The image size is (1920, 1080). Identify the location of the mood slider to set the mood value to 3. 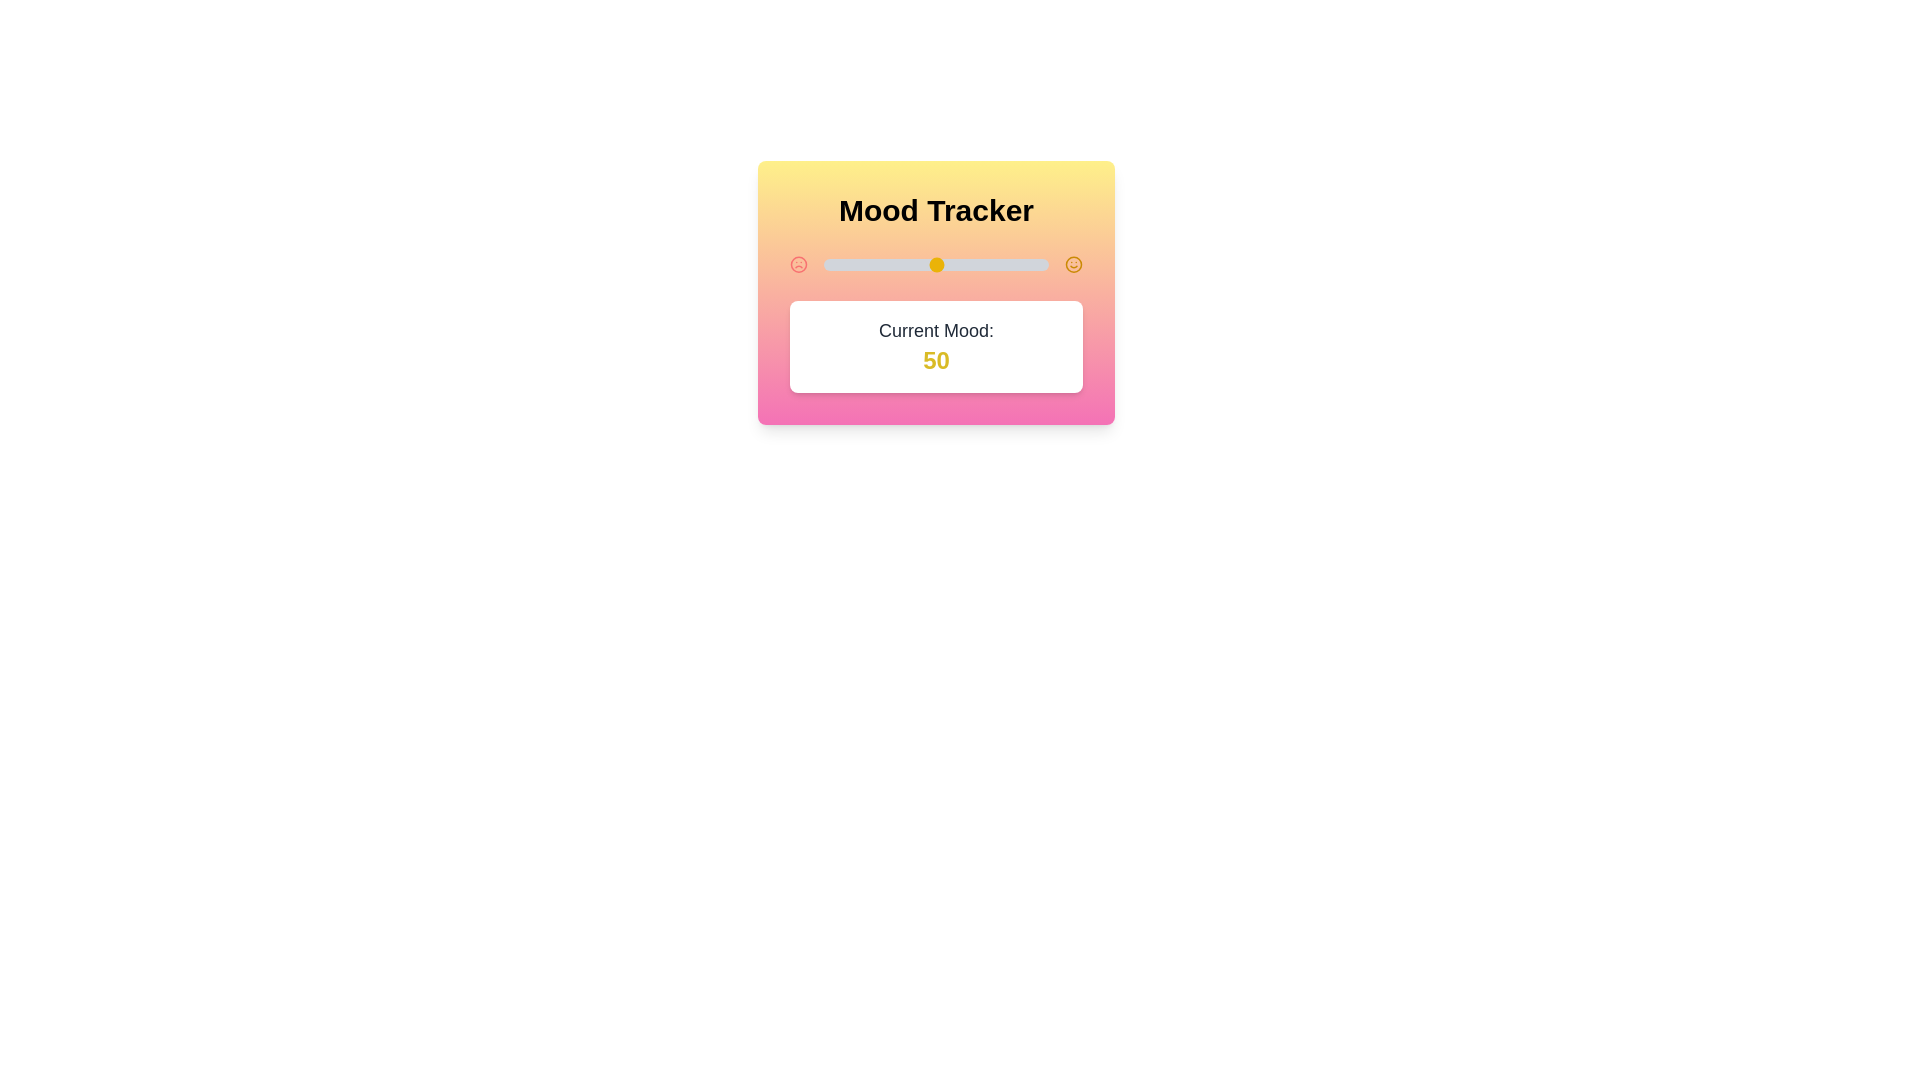
(831, 264).